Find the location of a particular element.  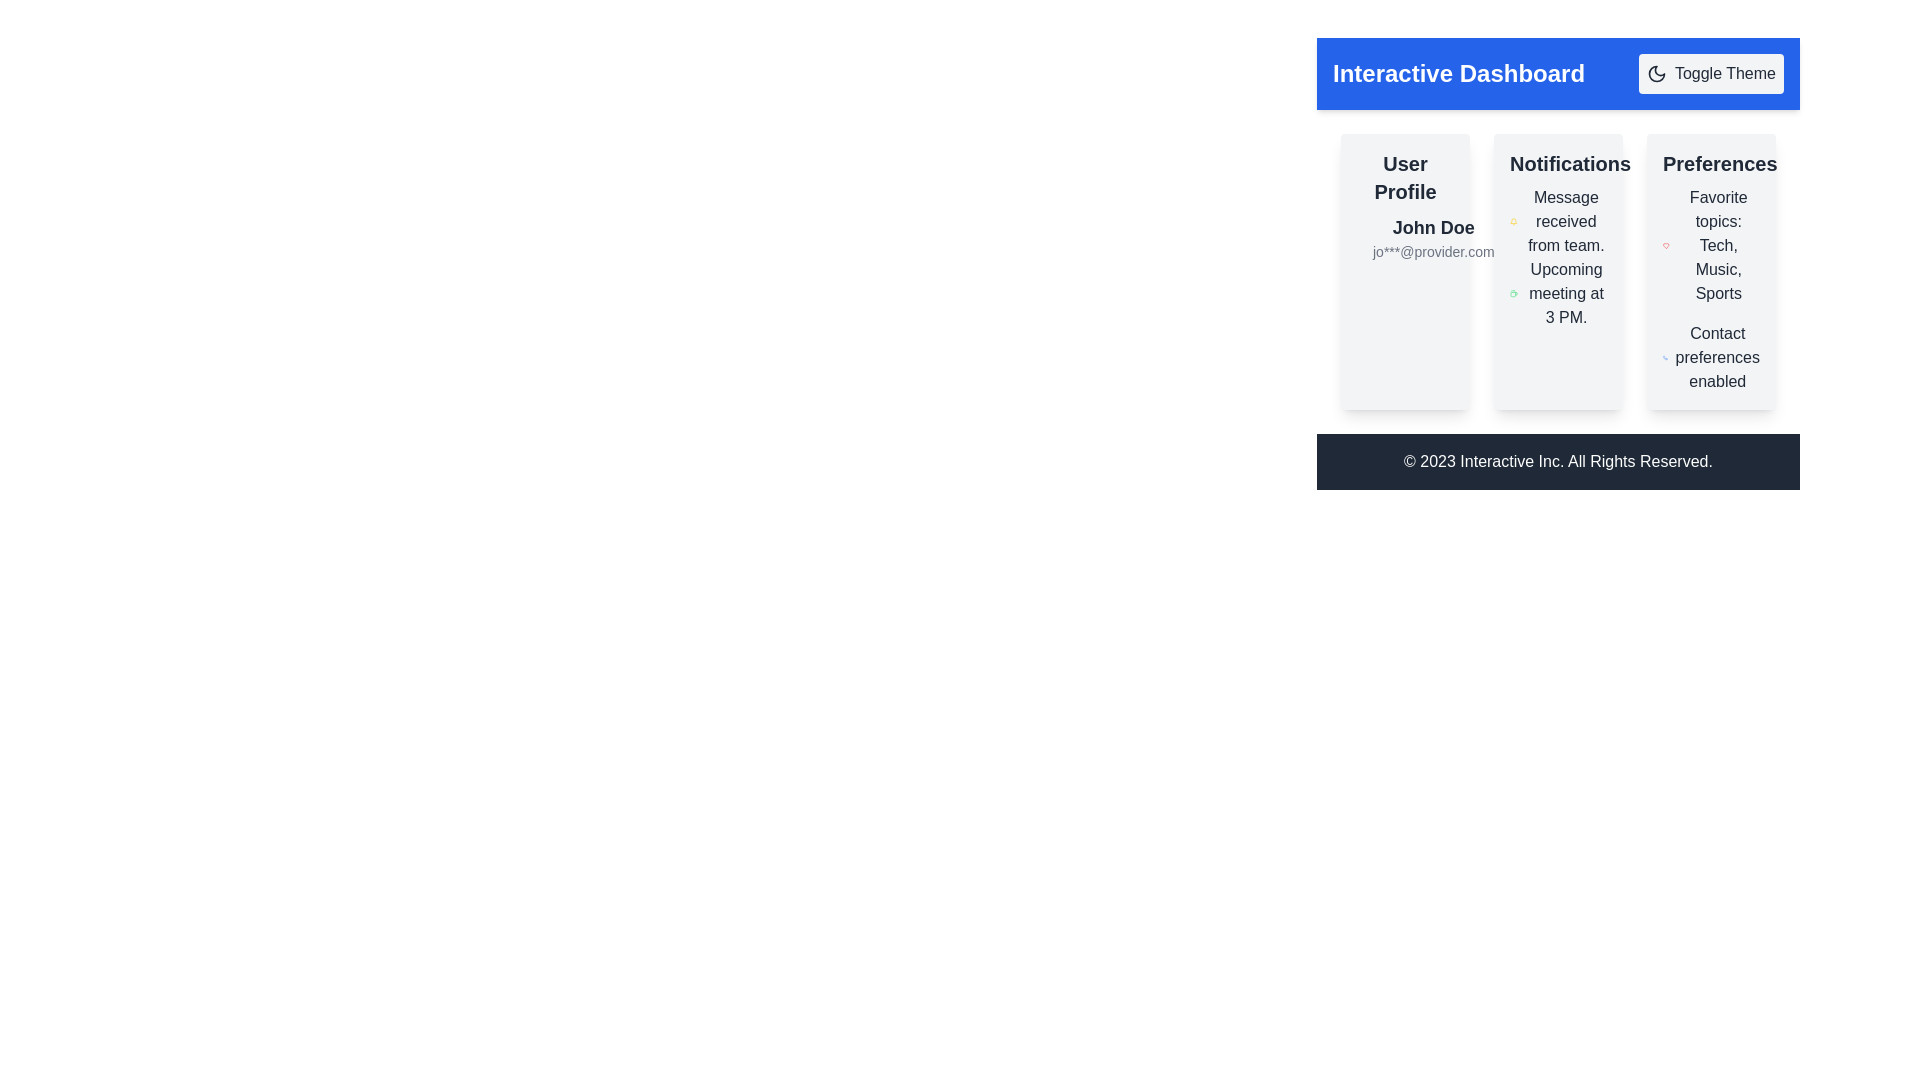

the 'Toggle Theme' text label located at the top-right corner of the interface, next to the moon icon is located at coordinates (1724, 72).